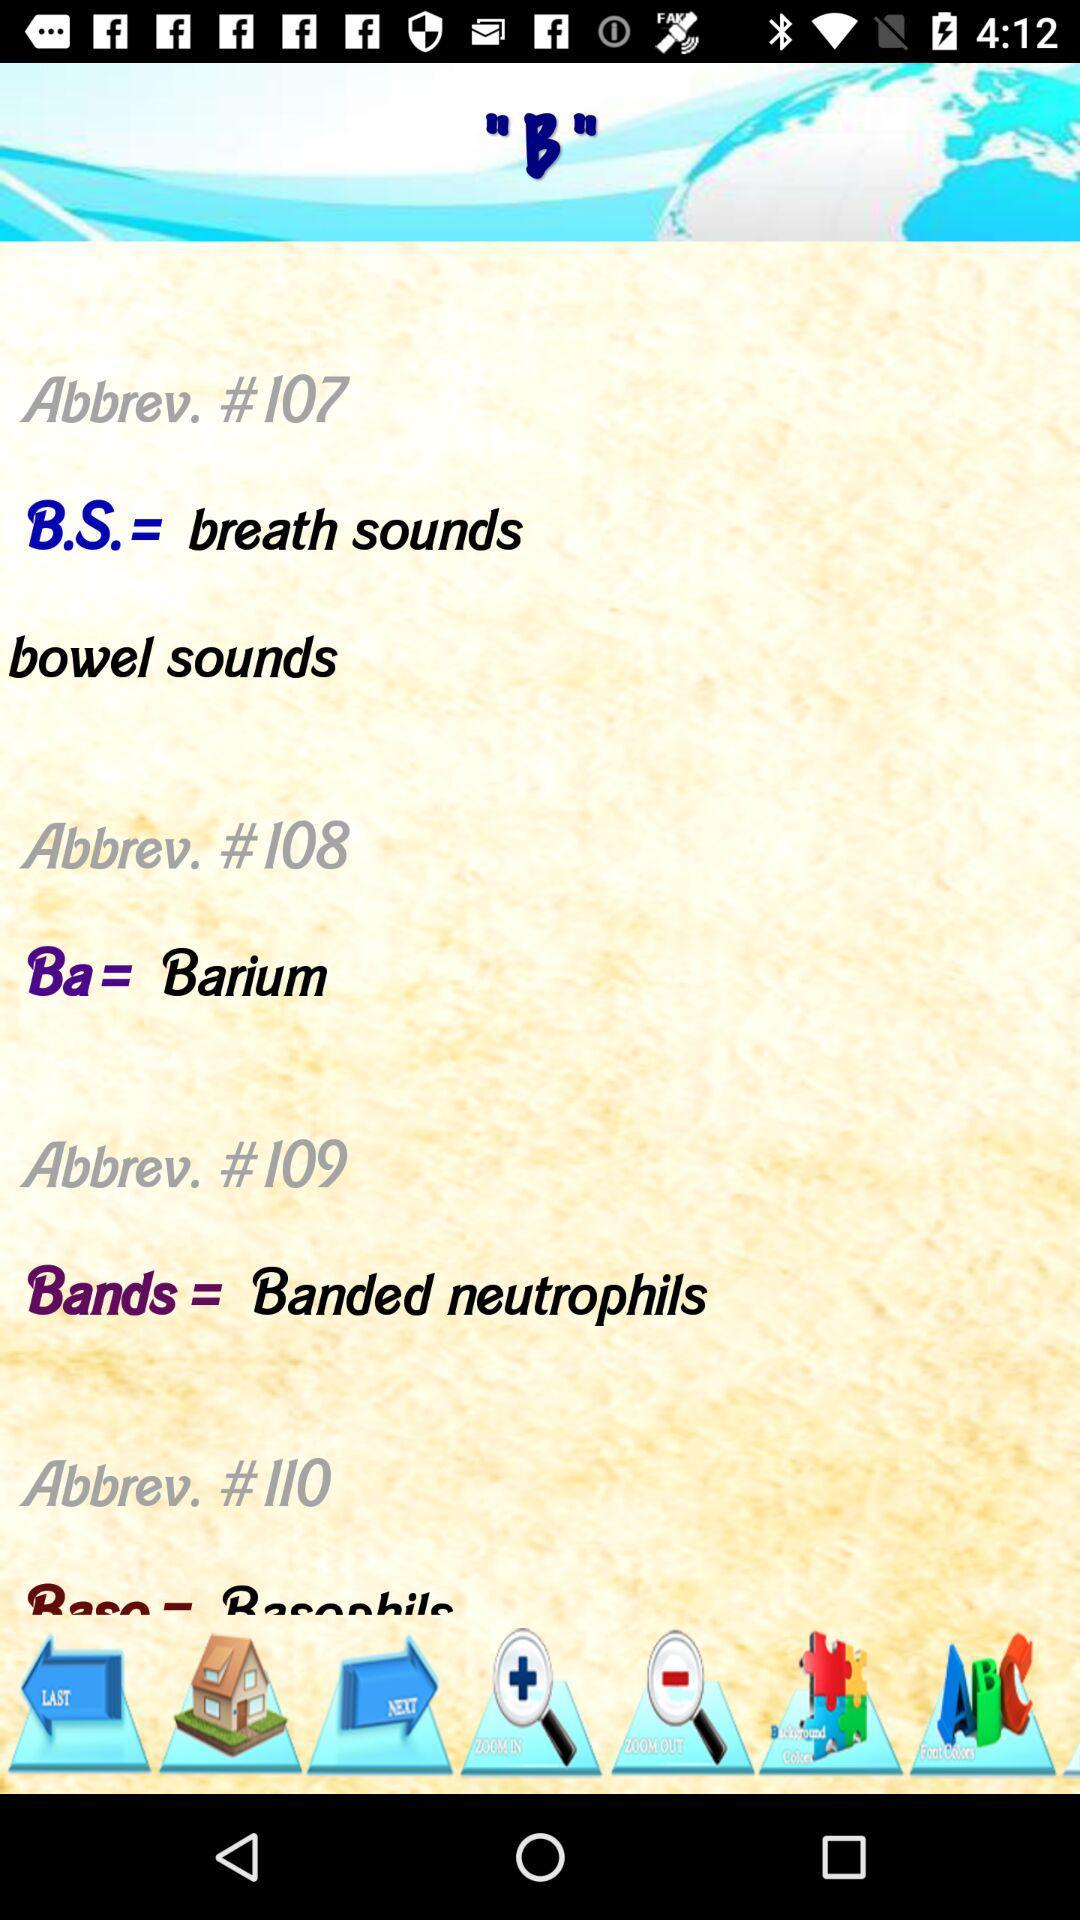  Describe the element at coordinates (832, 1702) in the screenshot. I see `games option` at that location.